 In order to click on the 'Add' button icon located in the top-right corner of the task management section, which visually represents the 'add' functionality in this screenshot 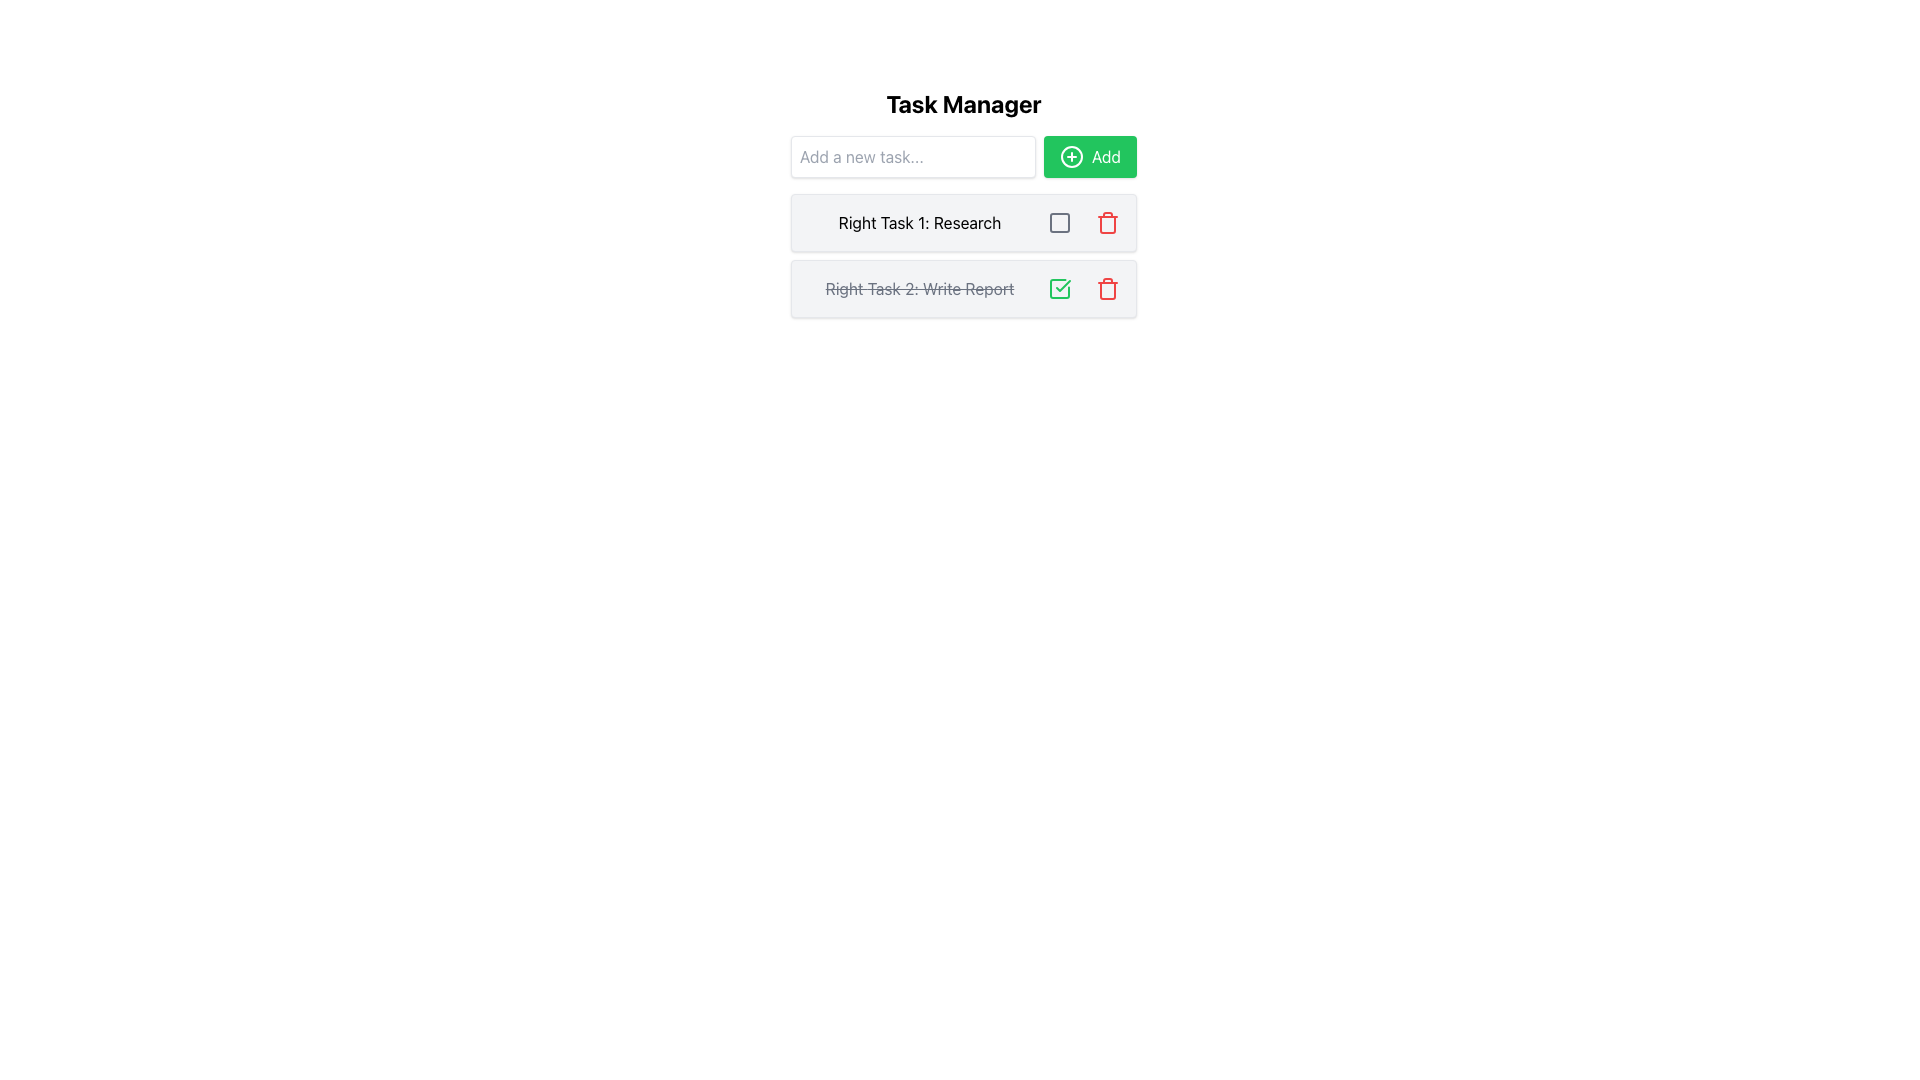, I will do `click(1070, 156)`.